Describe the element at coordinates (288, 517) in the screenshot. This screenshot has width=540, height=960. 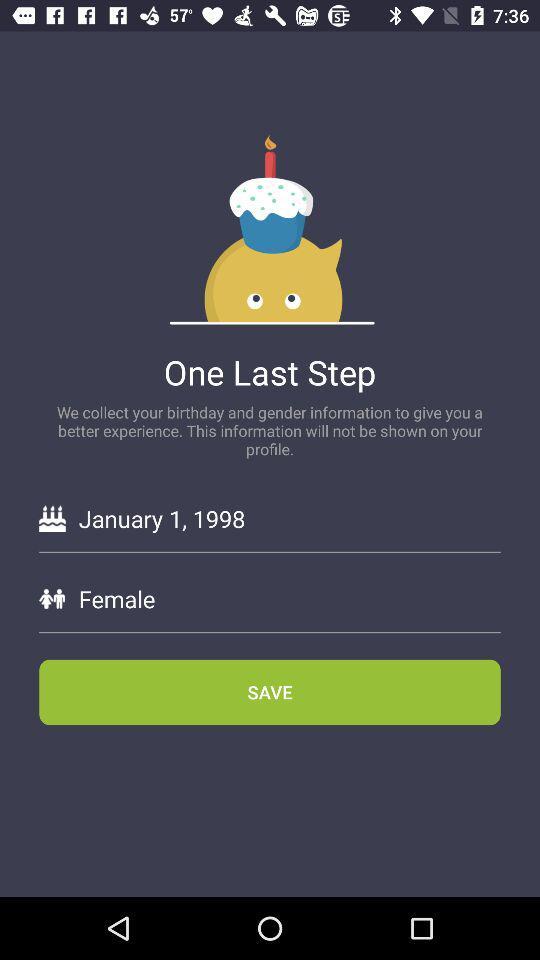
I see `january 1, 1998 icon` at that location.